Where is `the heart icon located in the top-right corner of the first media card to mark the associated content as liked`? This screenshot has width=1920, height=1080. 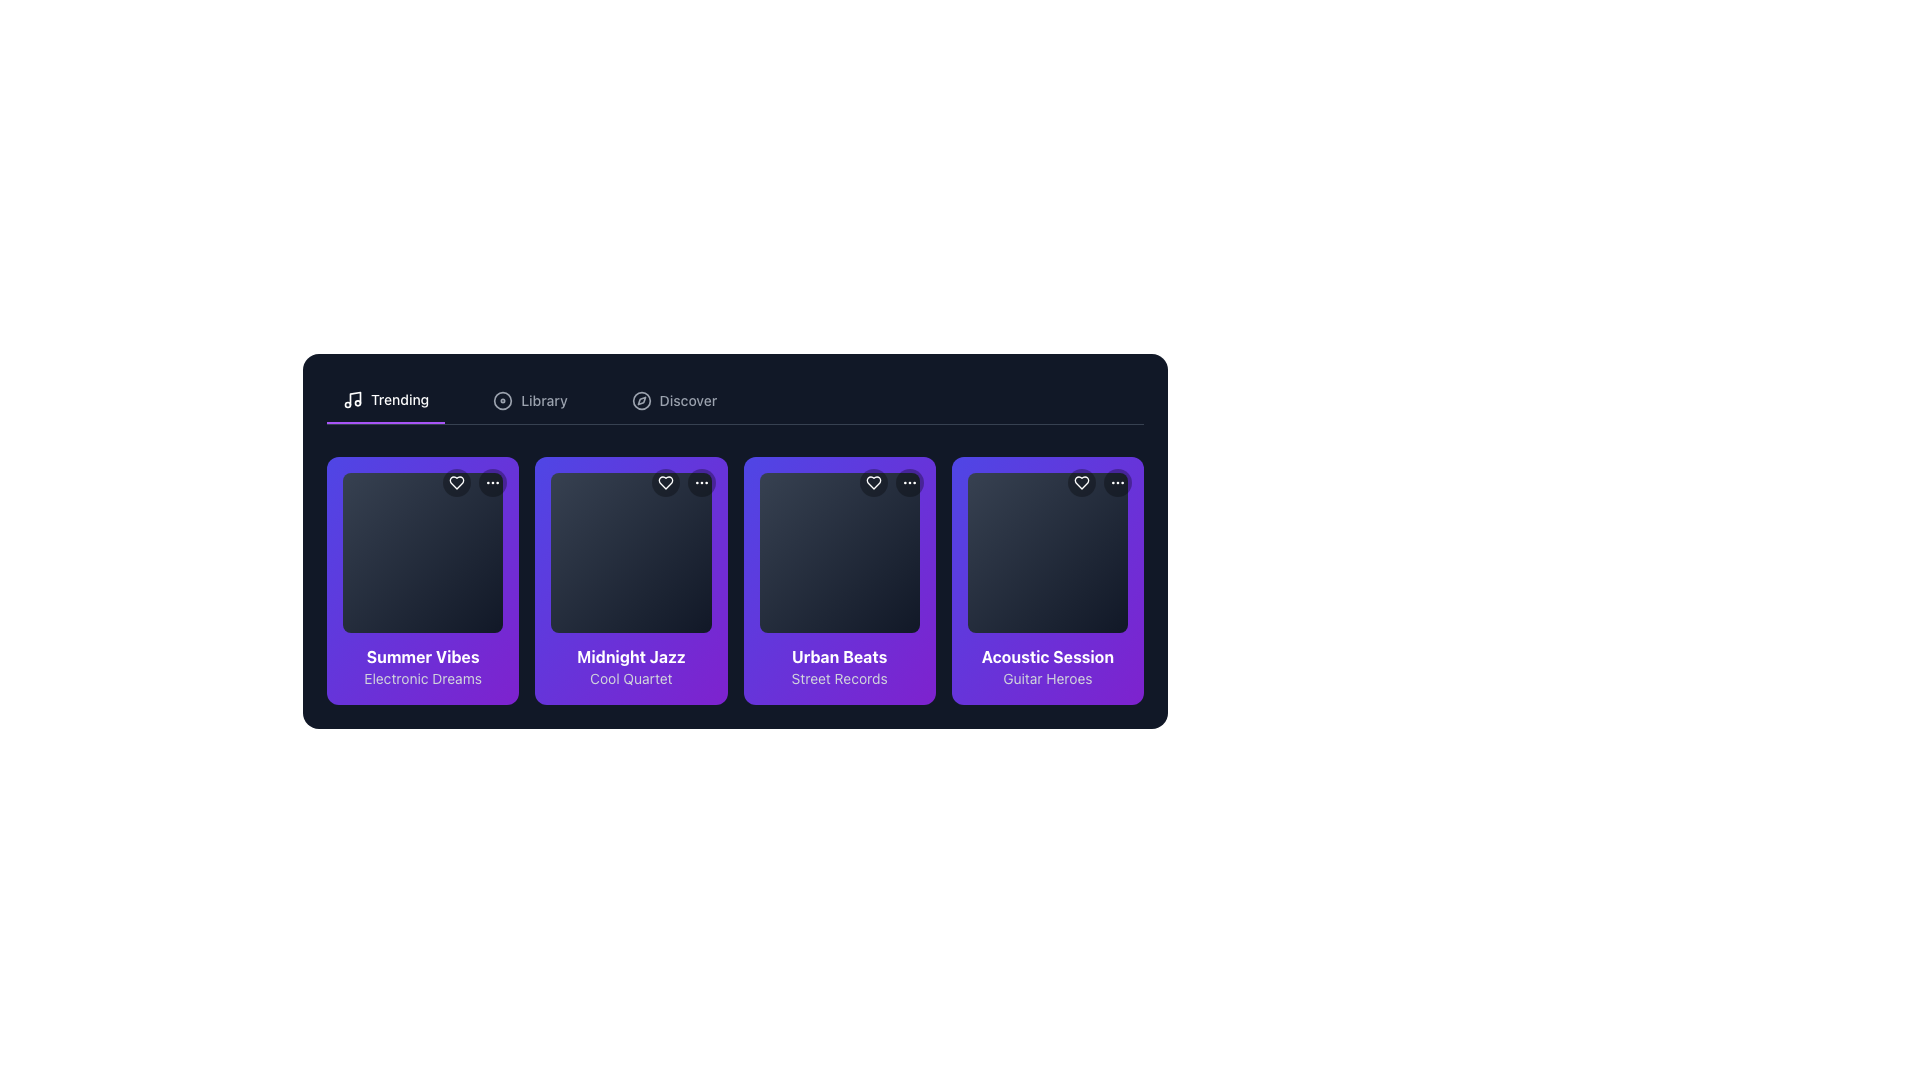 the heart icon located in the top-right corner of the first media card to mark the associated content as liked is located at coordinates (456, 482).